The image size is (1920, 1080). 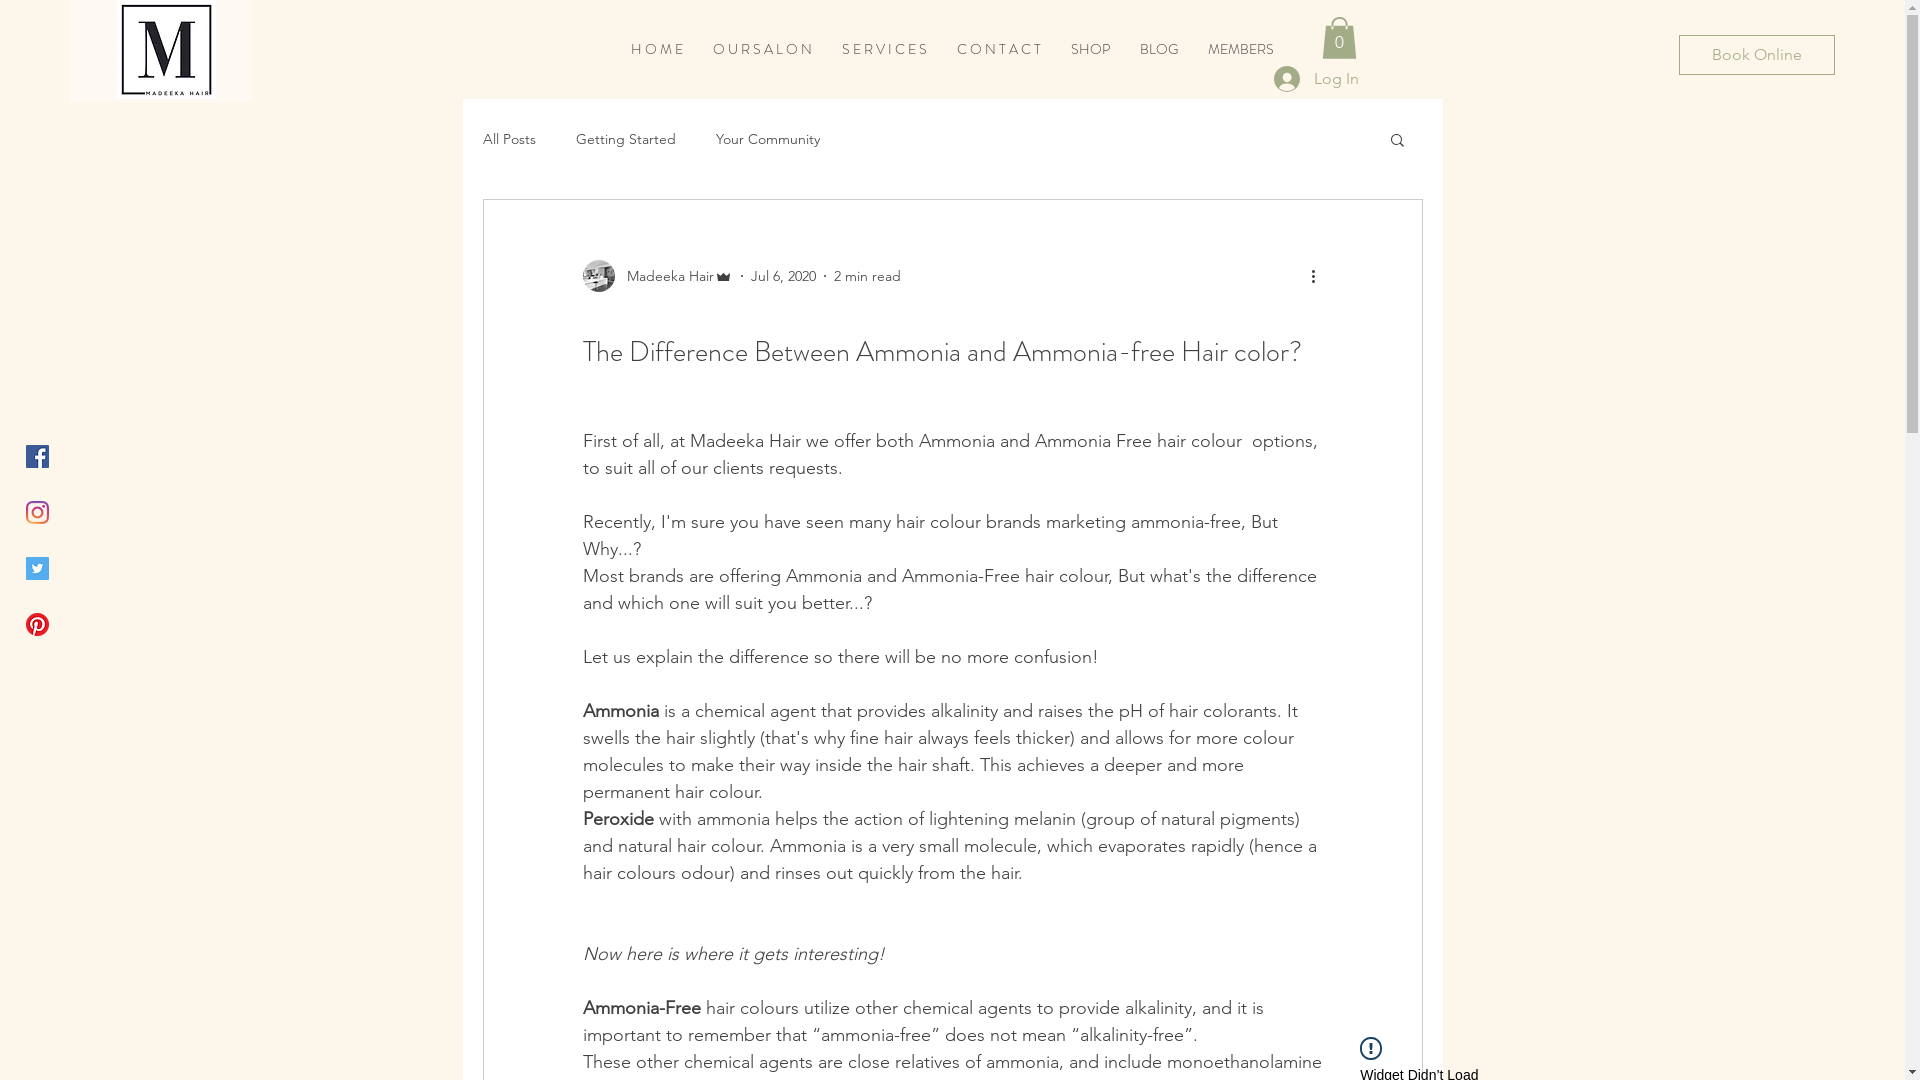 I want to click on 'All Posts', so click(x=508, y=137).